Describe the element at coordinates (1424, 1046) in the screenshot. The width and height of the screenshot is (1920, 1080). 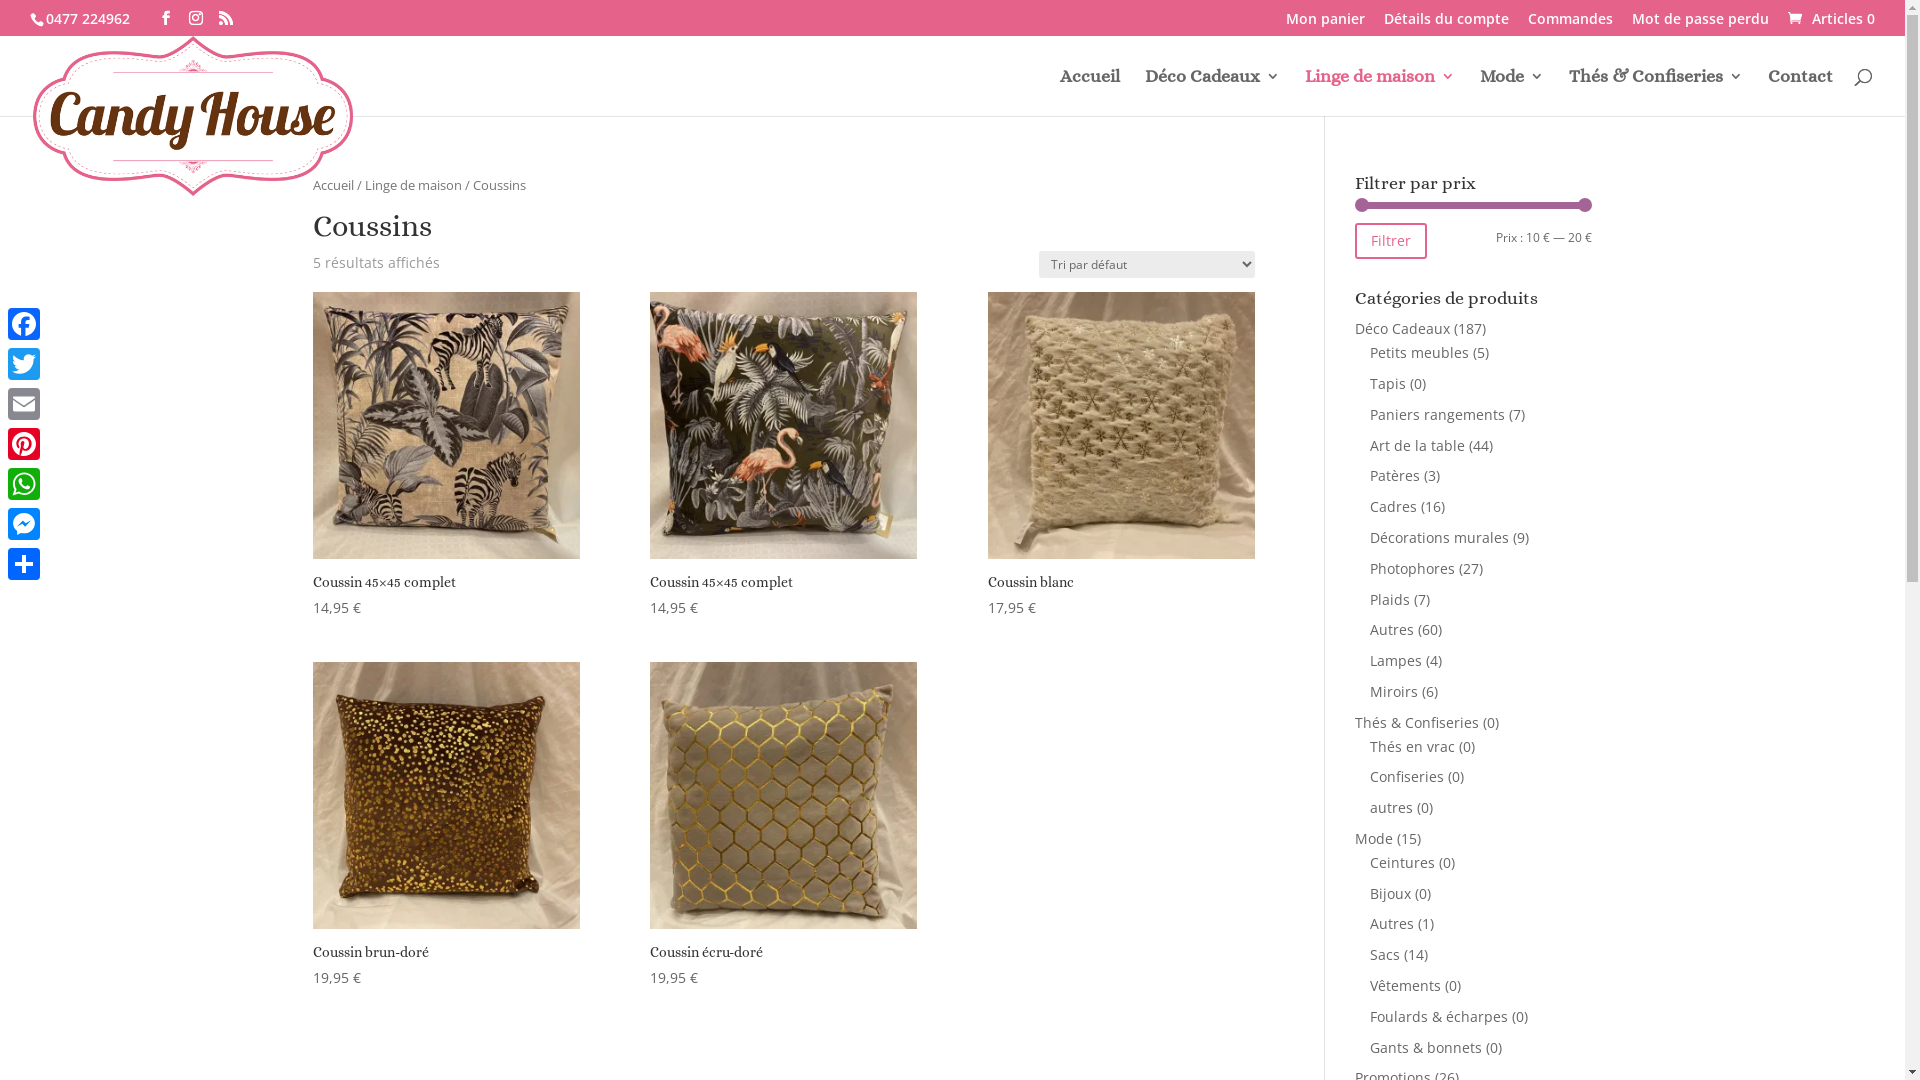
I see `'Gants & bonnets'` at that location.